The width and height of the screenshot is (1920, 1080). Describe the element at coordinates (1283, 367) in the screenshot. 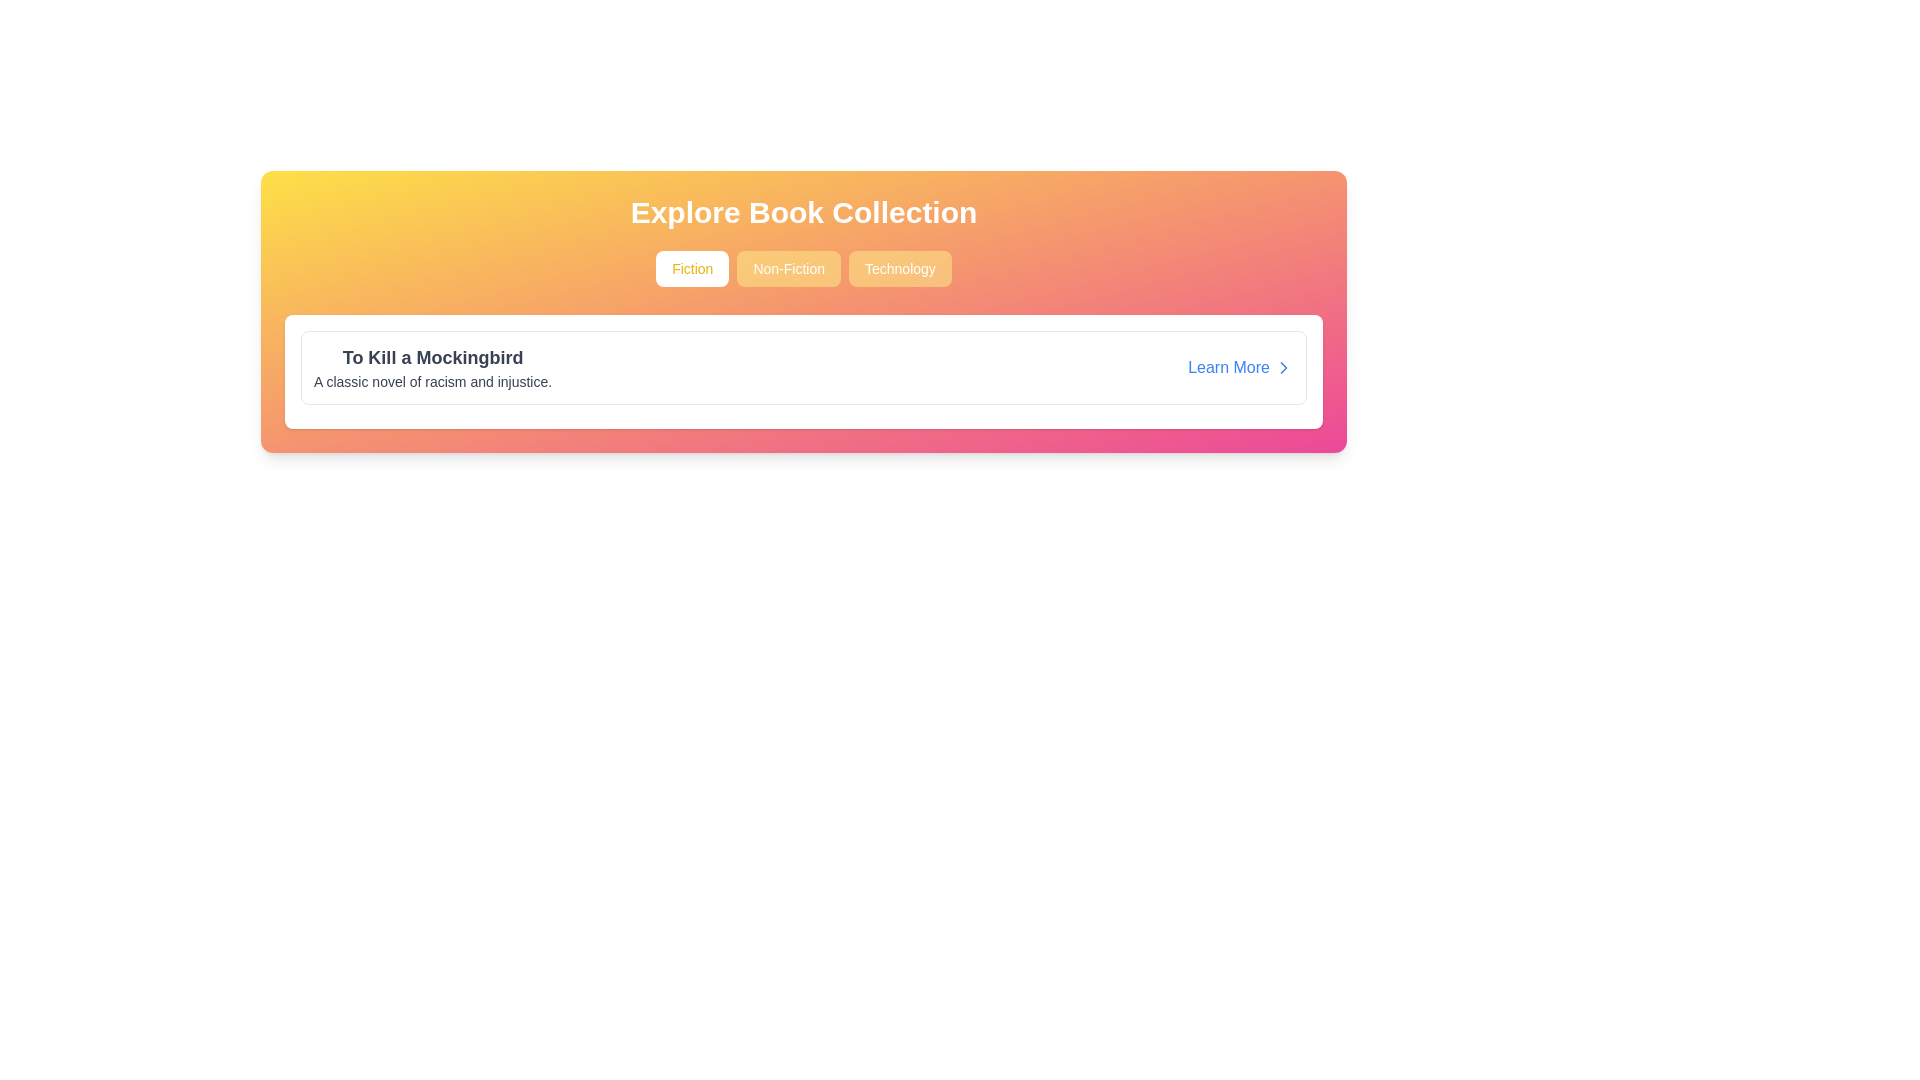

I see `the right-pointing chevron icon located near the 'Learn More' link` at that location.